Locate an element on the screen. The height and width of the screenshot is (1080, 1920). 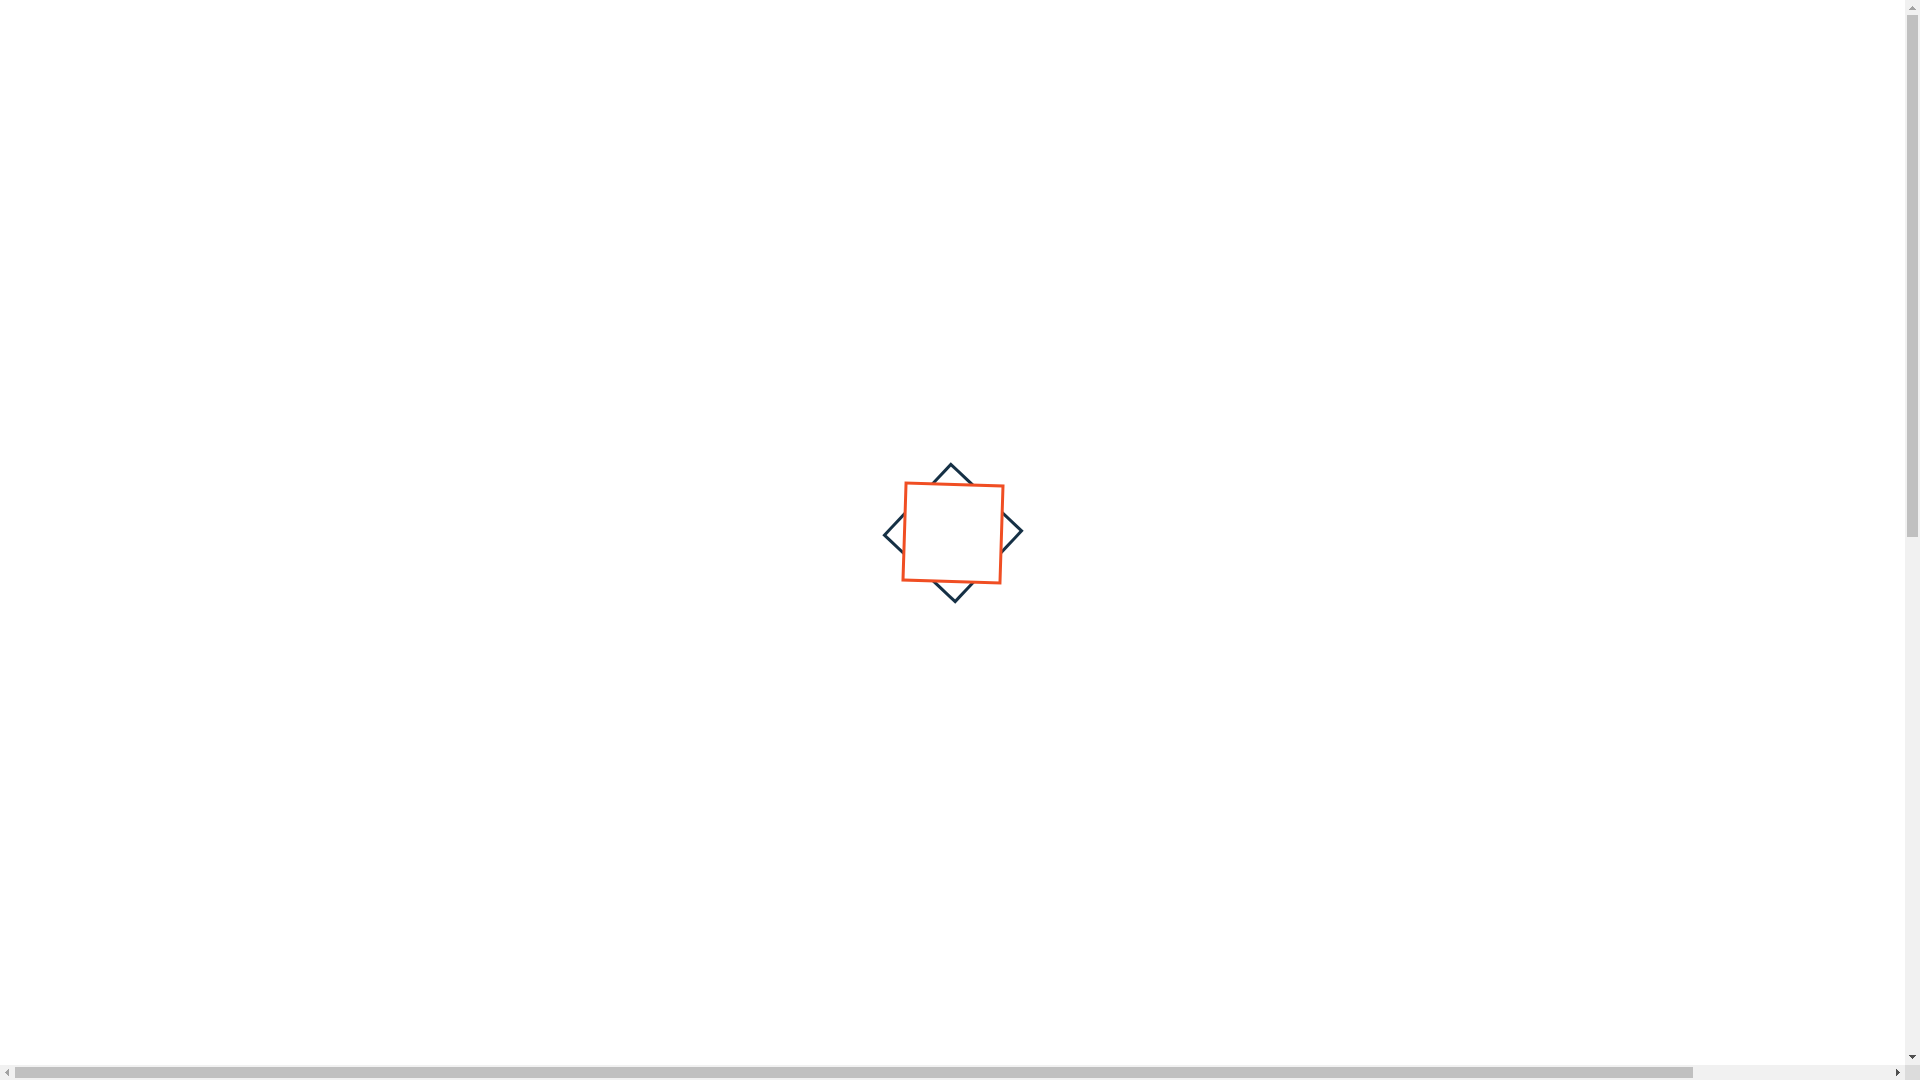
'Log in' is located at coordinates (1518, 17).